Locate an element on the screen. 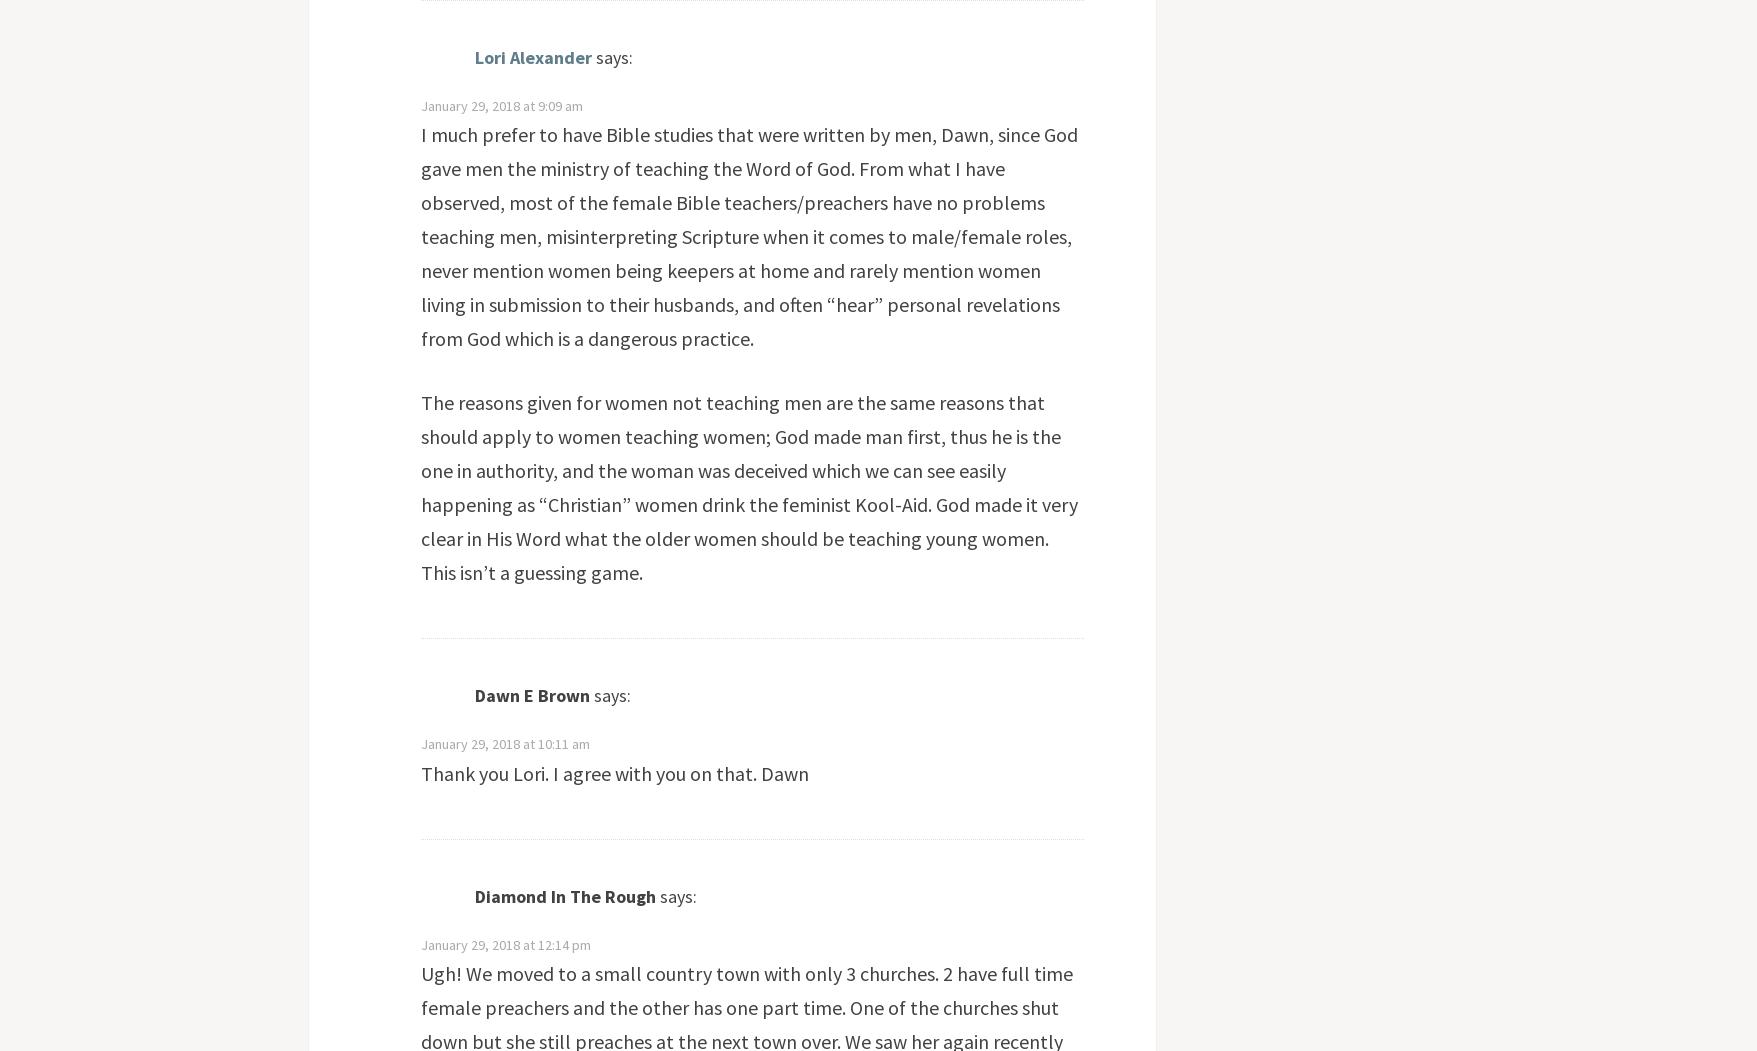 The width and height of the screenshot is (1757, 1051). 'January 29, 2018 at 12:14 pm' is located at coordinates (504, 943).